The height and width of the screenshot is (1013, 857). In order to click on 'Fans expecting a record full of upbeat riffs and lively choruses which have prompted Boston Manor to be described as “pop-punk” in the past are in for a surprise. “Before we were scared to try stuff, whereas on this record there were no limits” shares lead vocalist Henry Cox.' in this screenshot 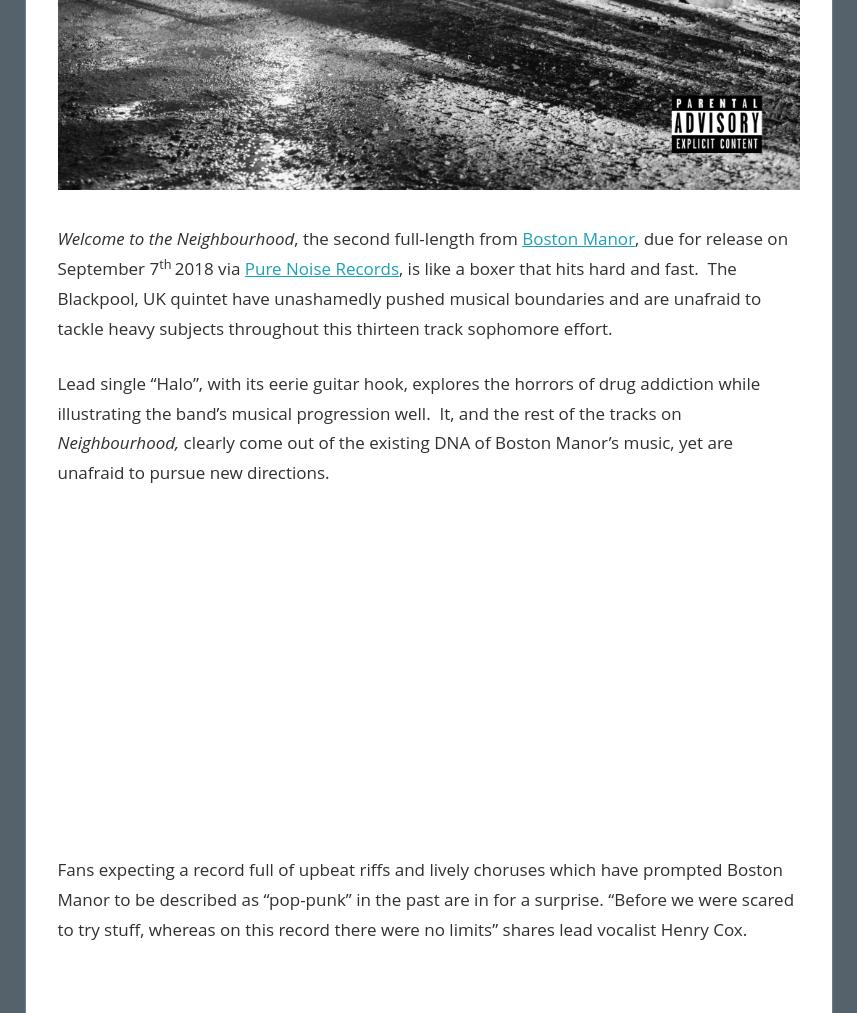, I will do `click(425, 898)`.